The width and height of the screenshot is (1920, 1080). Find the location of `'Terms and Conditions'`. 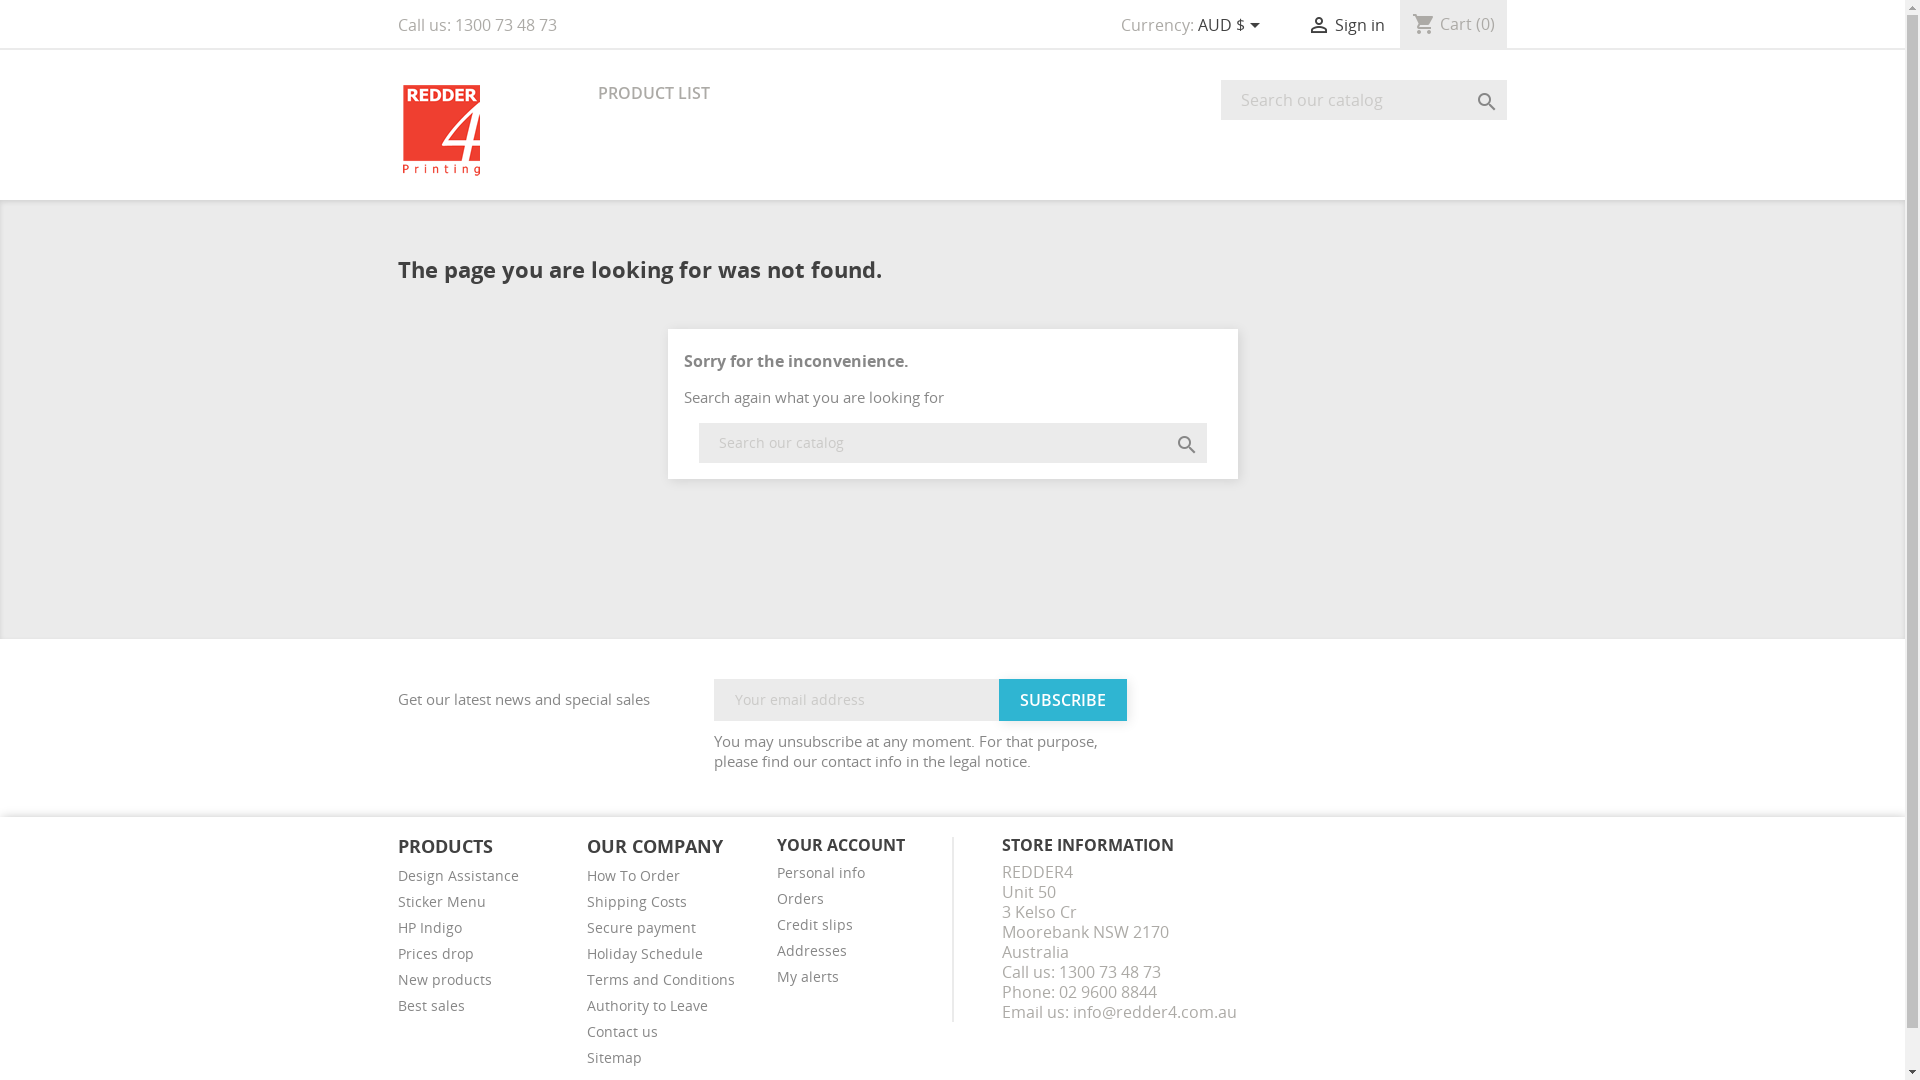

'Terms and Conditions' is located at coordinates (661, 978).